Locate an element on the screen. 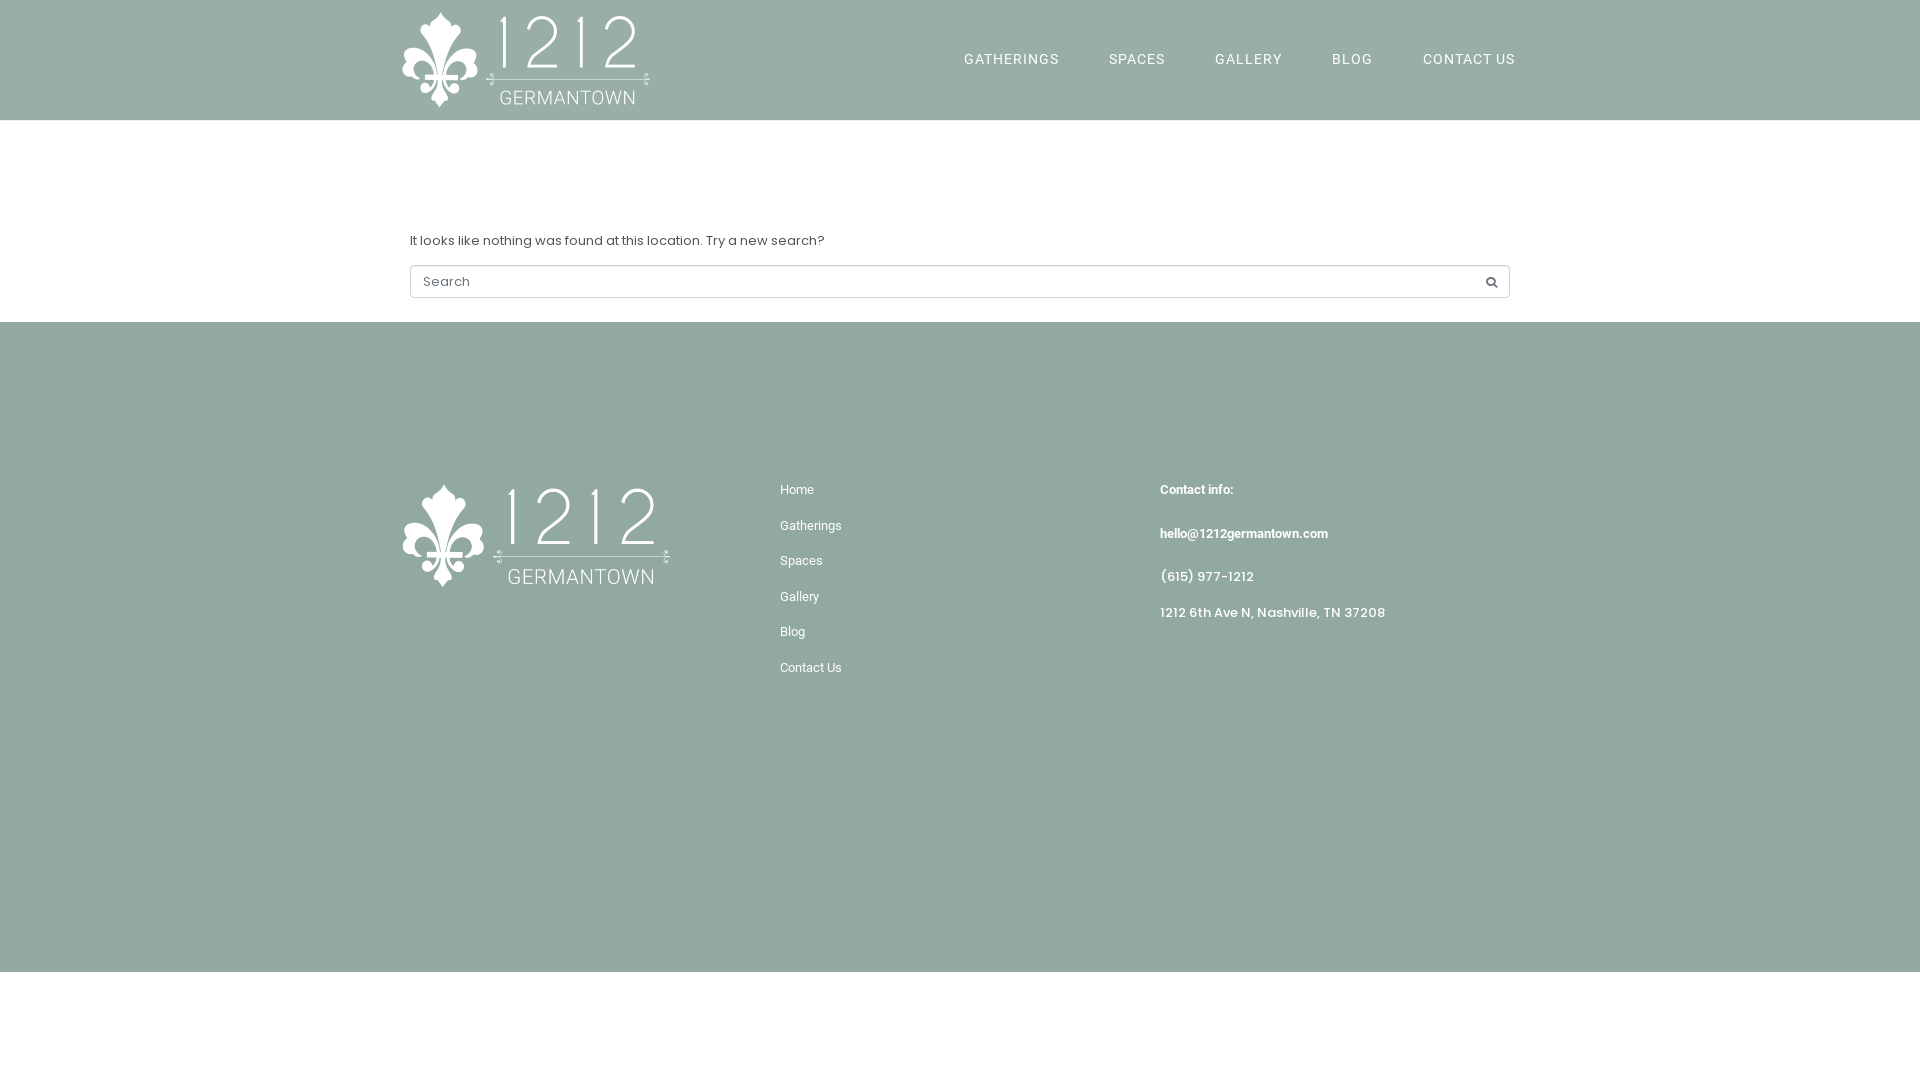 The height and width of the screenshot is (1080, 1920). 'CONTACT US' is located at coordinates (1468, 59).